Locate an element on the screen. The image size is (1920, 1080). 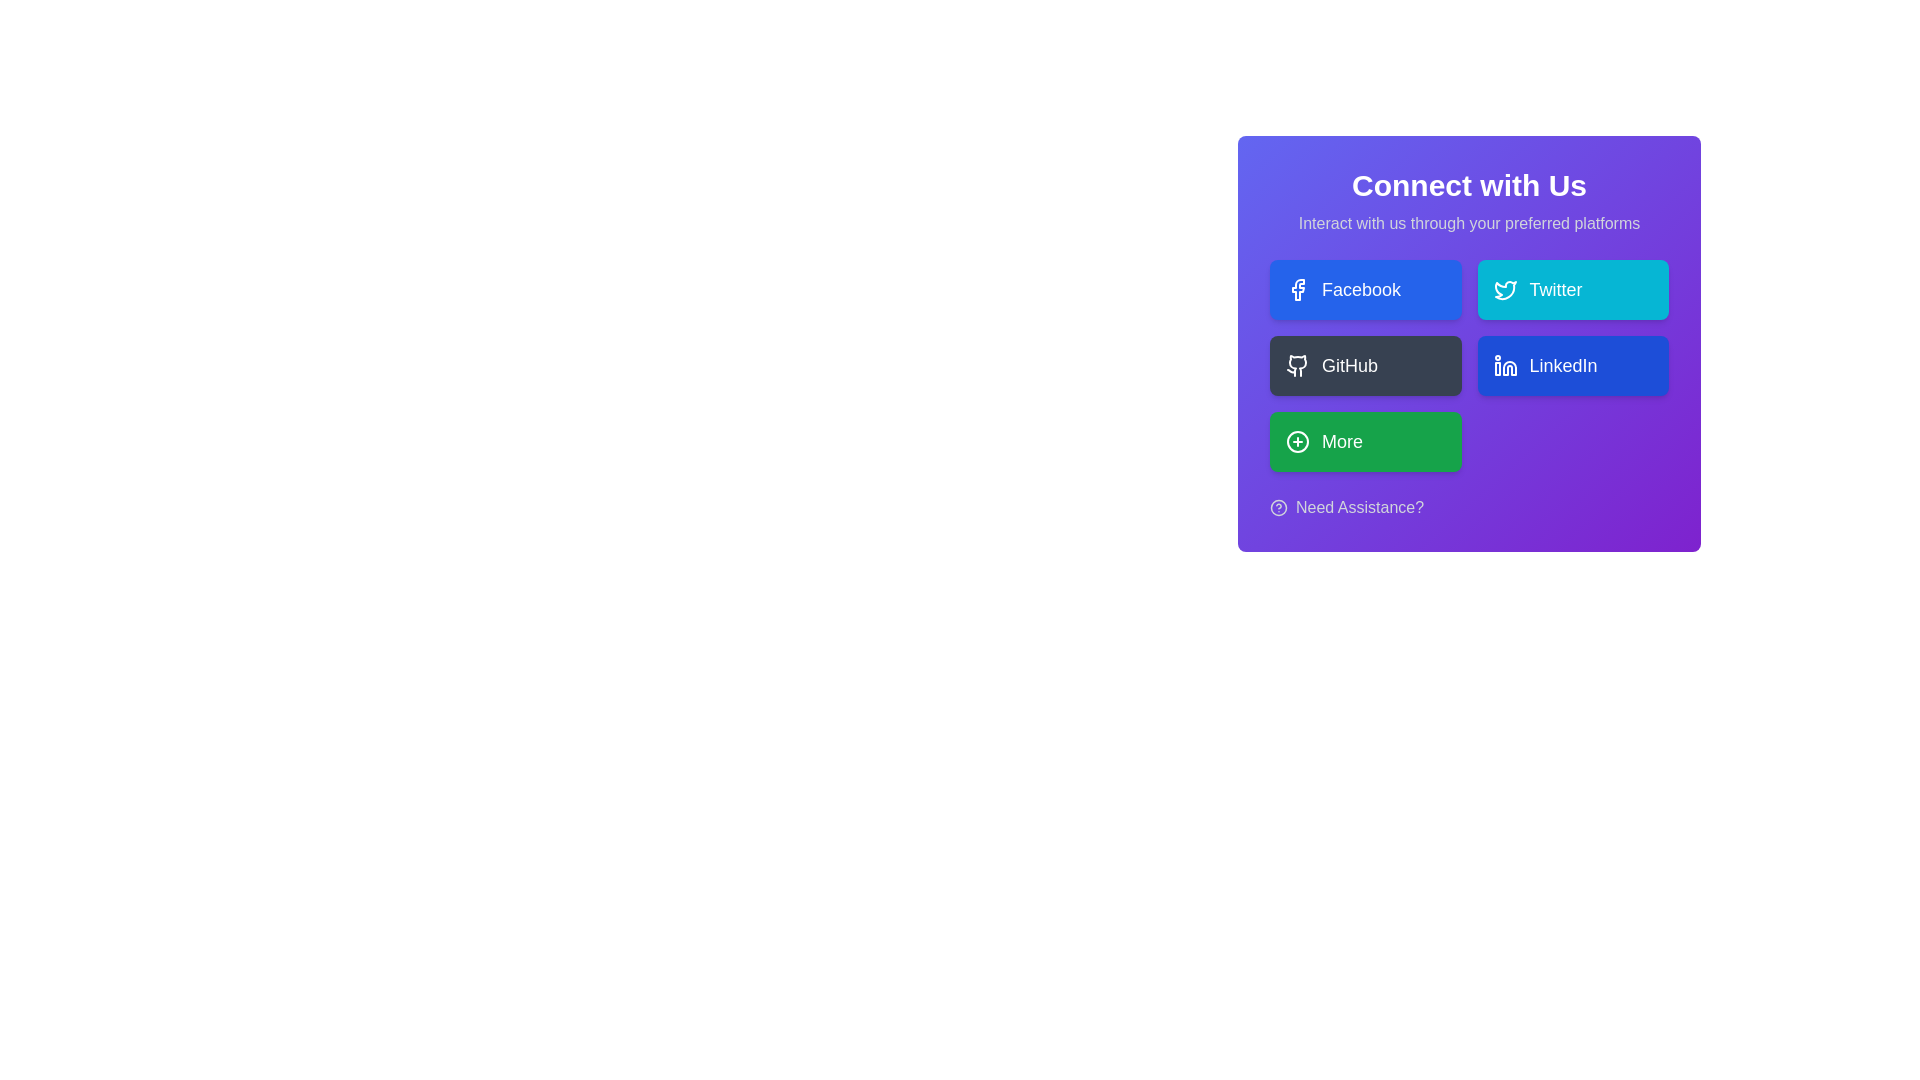
the Facebook branding icon within the first button of the vertically-aligned grid of interaction options is located at coordinates (1297, 289).